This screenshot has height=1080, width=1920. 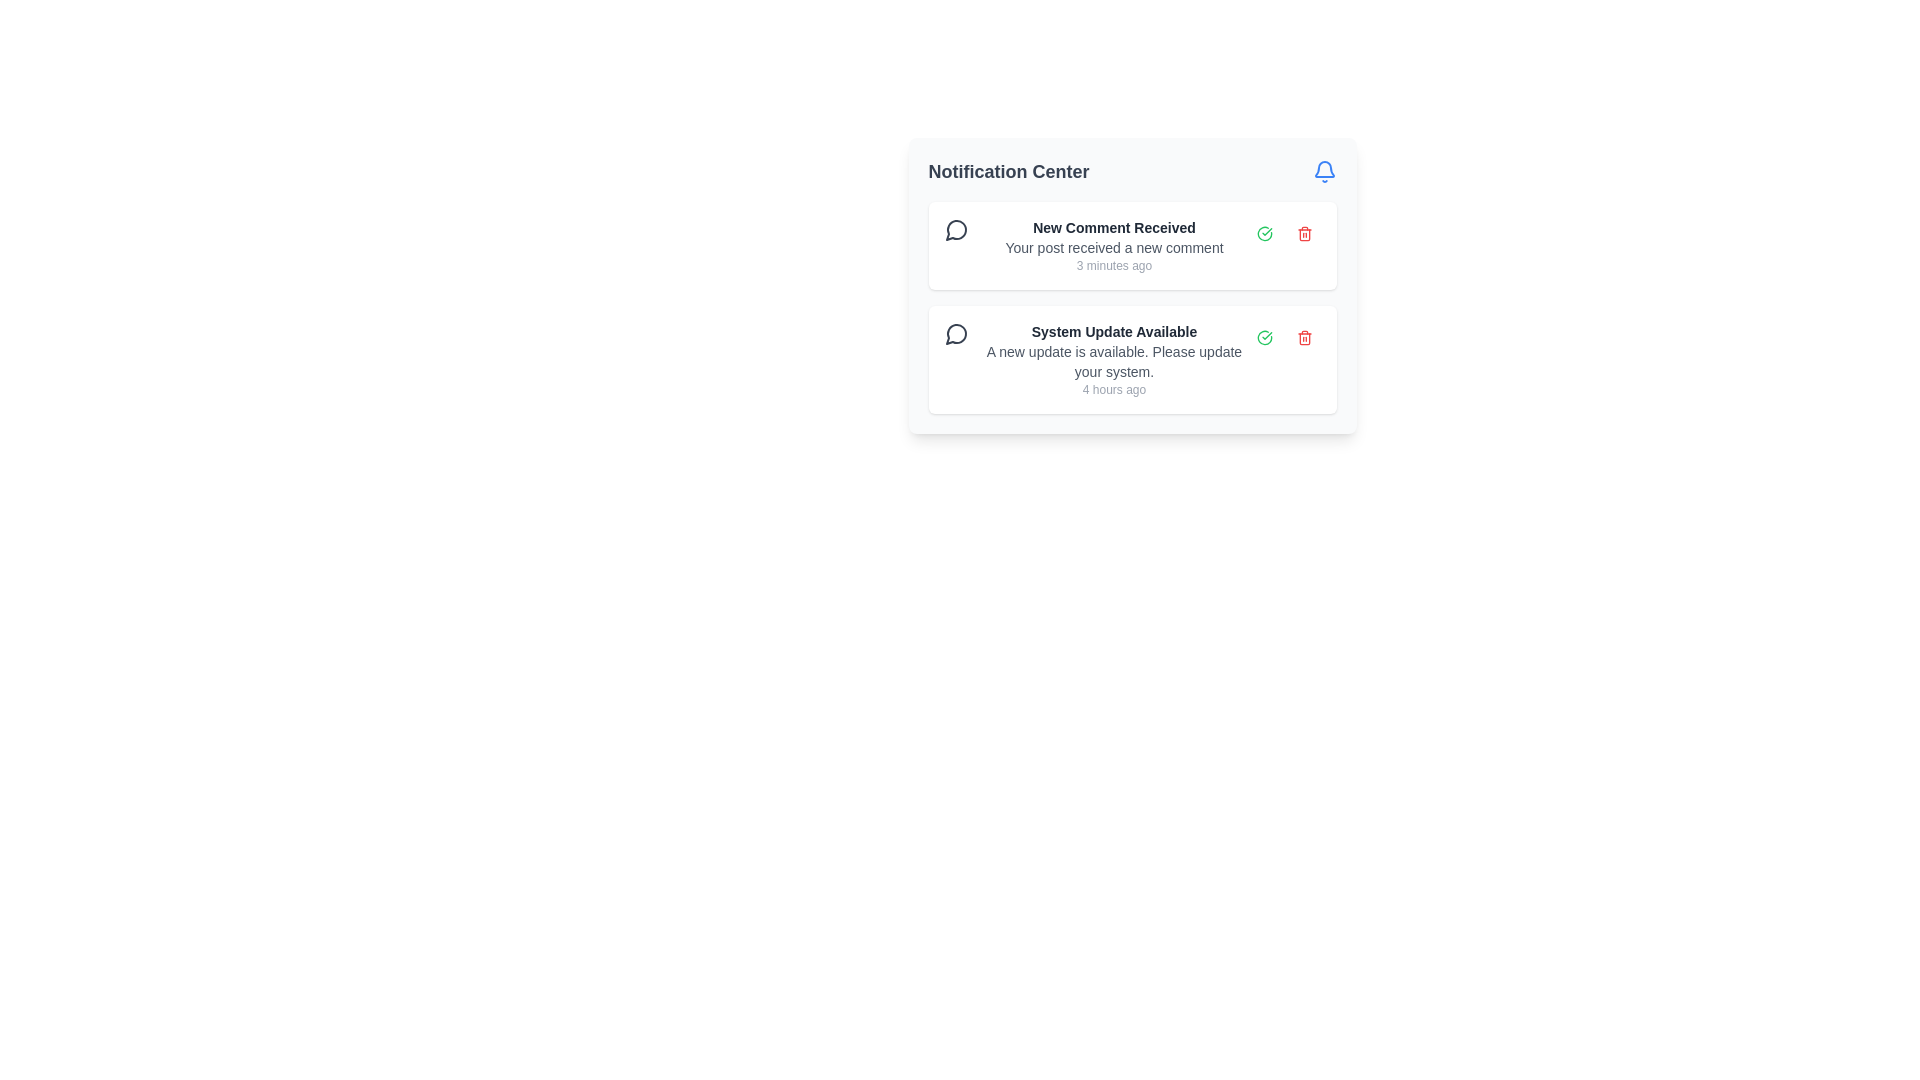 I want to click on the circular checkmark icon with a green outline located in the second entry of the notification list in the 'Notification Center' dialog, so click(x=1263, y=233).